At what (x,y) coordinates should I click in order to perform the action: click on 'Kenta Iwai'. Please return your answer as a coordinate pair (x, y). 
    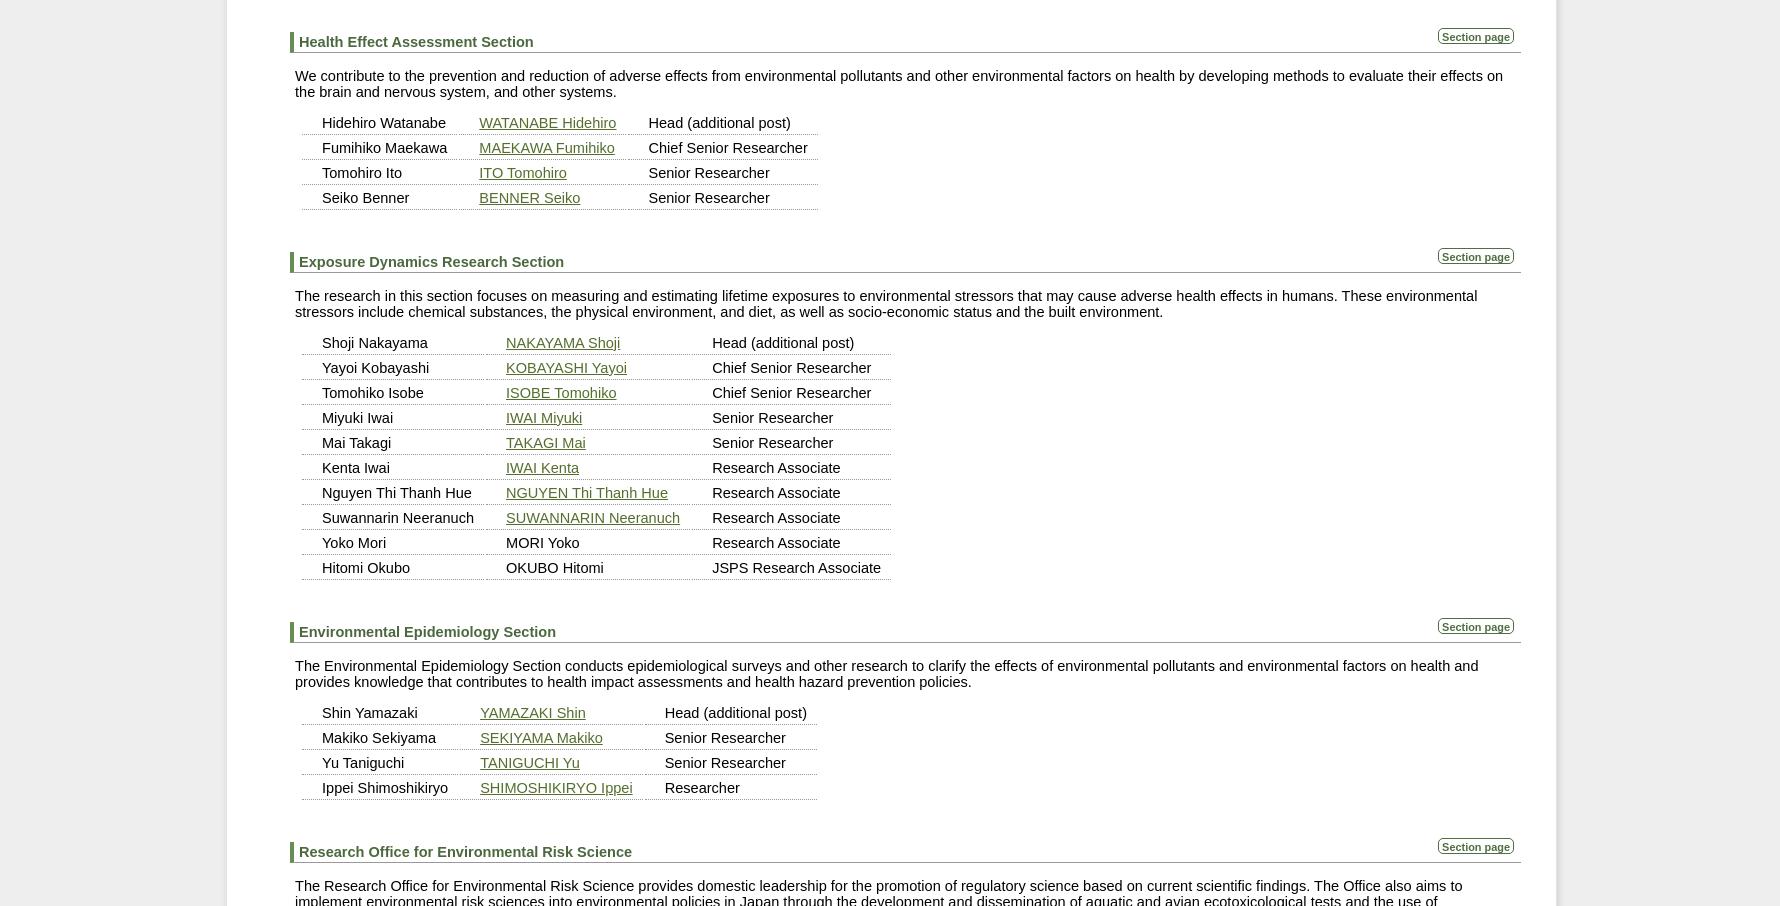
    Looking at the image, I should click on (355, 466).